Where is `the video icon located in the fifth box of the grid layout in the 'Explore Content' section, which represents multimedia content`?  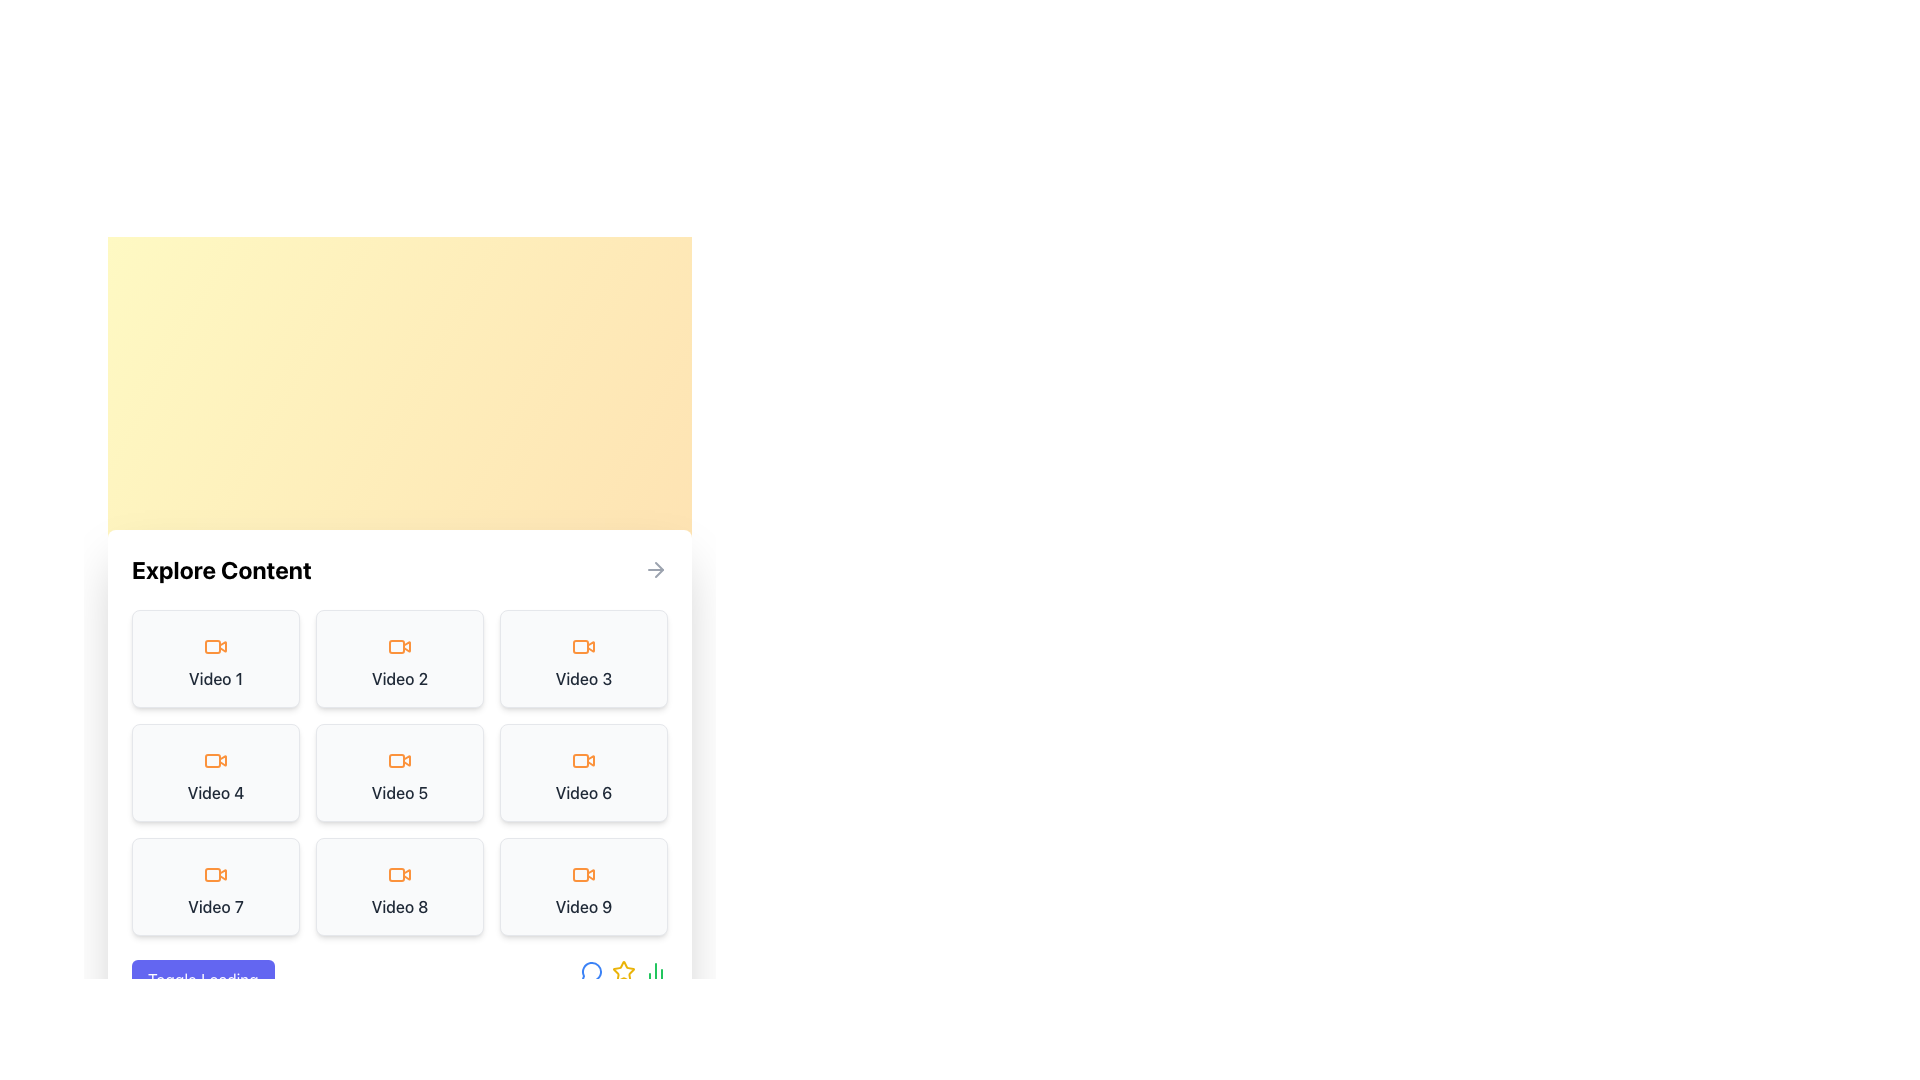
the video icon located in the fifth box of the grid layout in the 'Explore Content' section, which represents multimedia content is located at coordinates (399, 760).